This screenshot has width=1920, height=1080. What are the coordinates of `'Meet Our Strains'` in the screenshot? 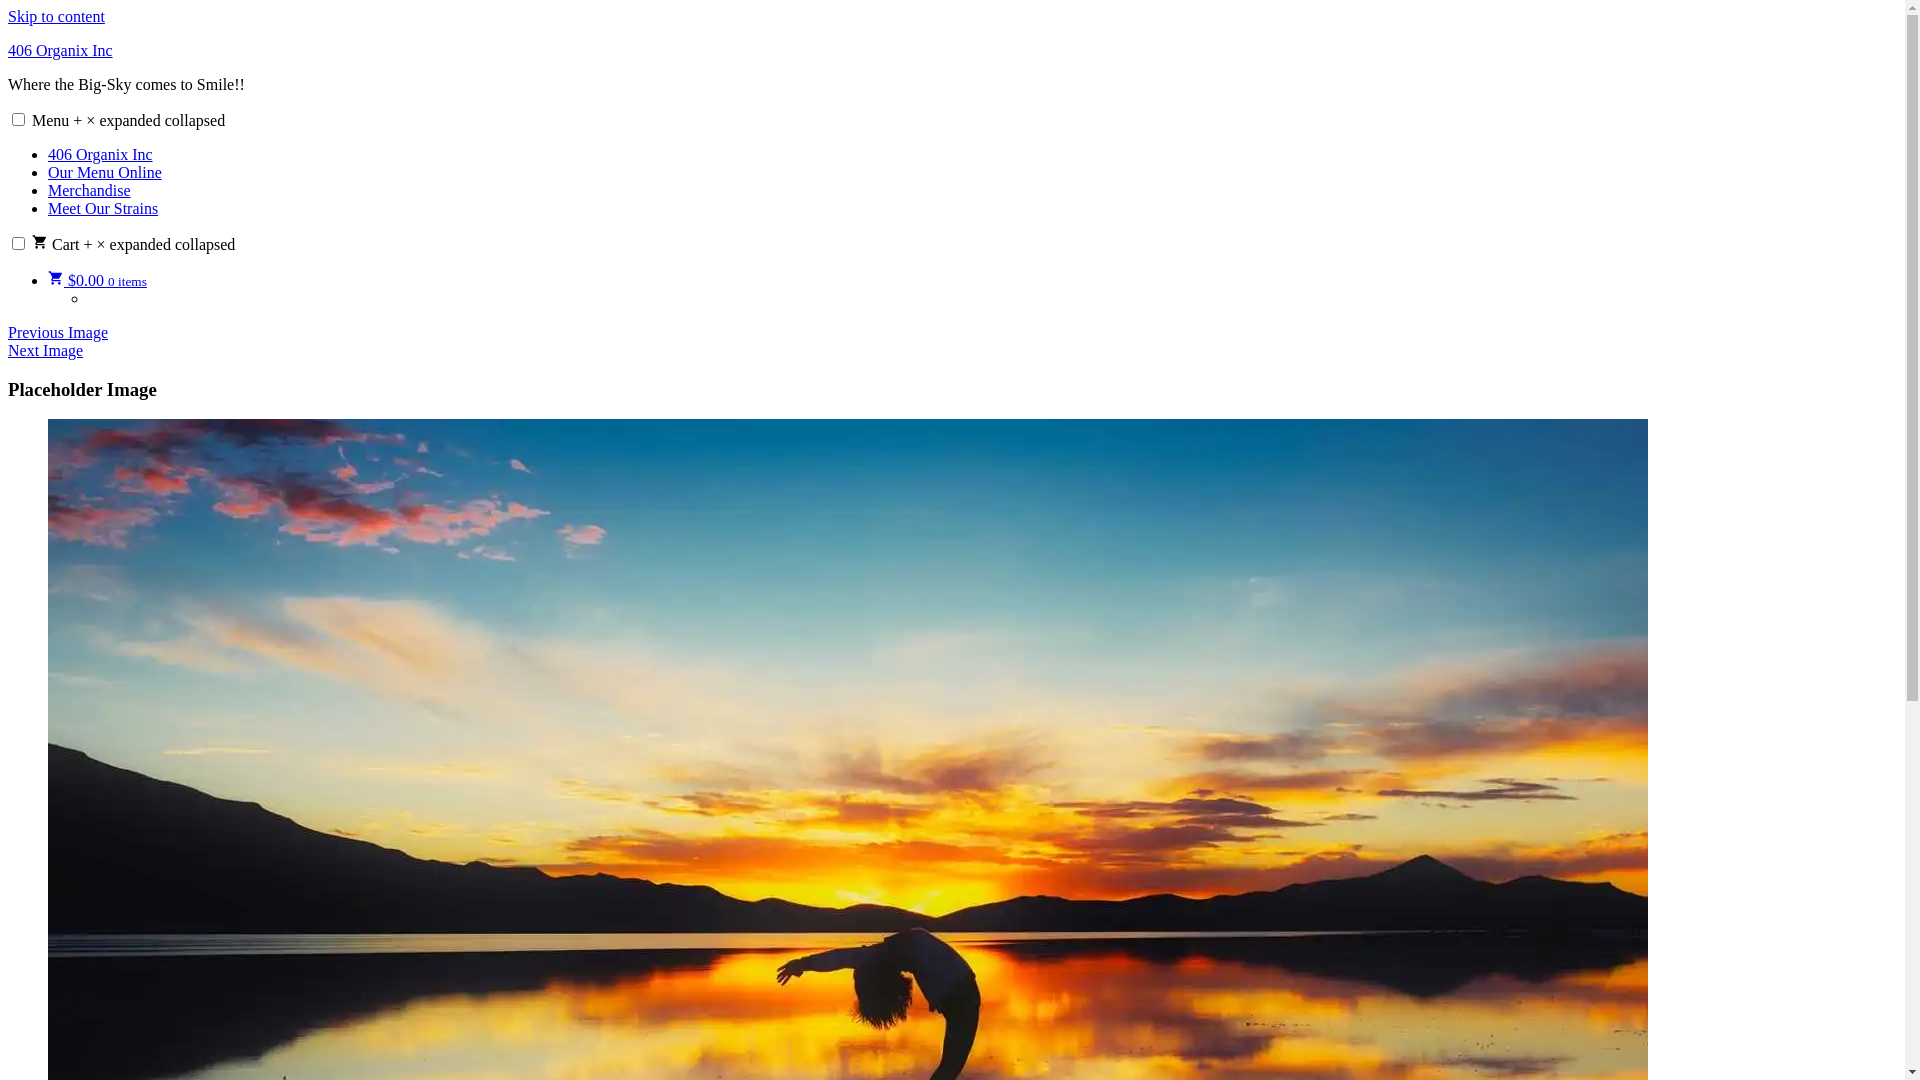 It's located at (101, 208).